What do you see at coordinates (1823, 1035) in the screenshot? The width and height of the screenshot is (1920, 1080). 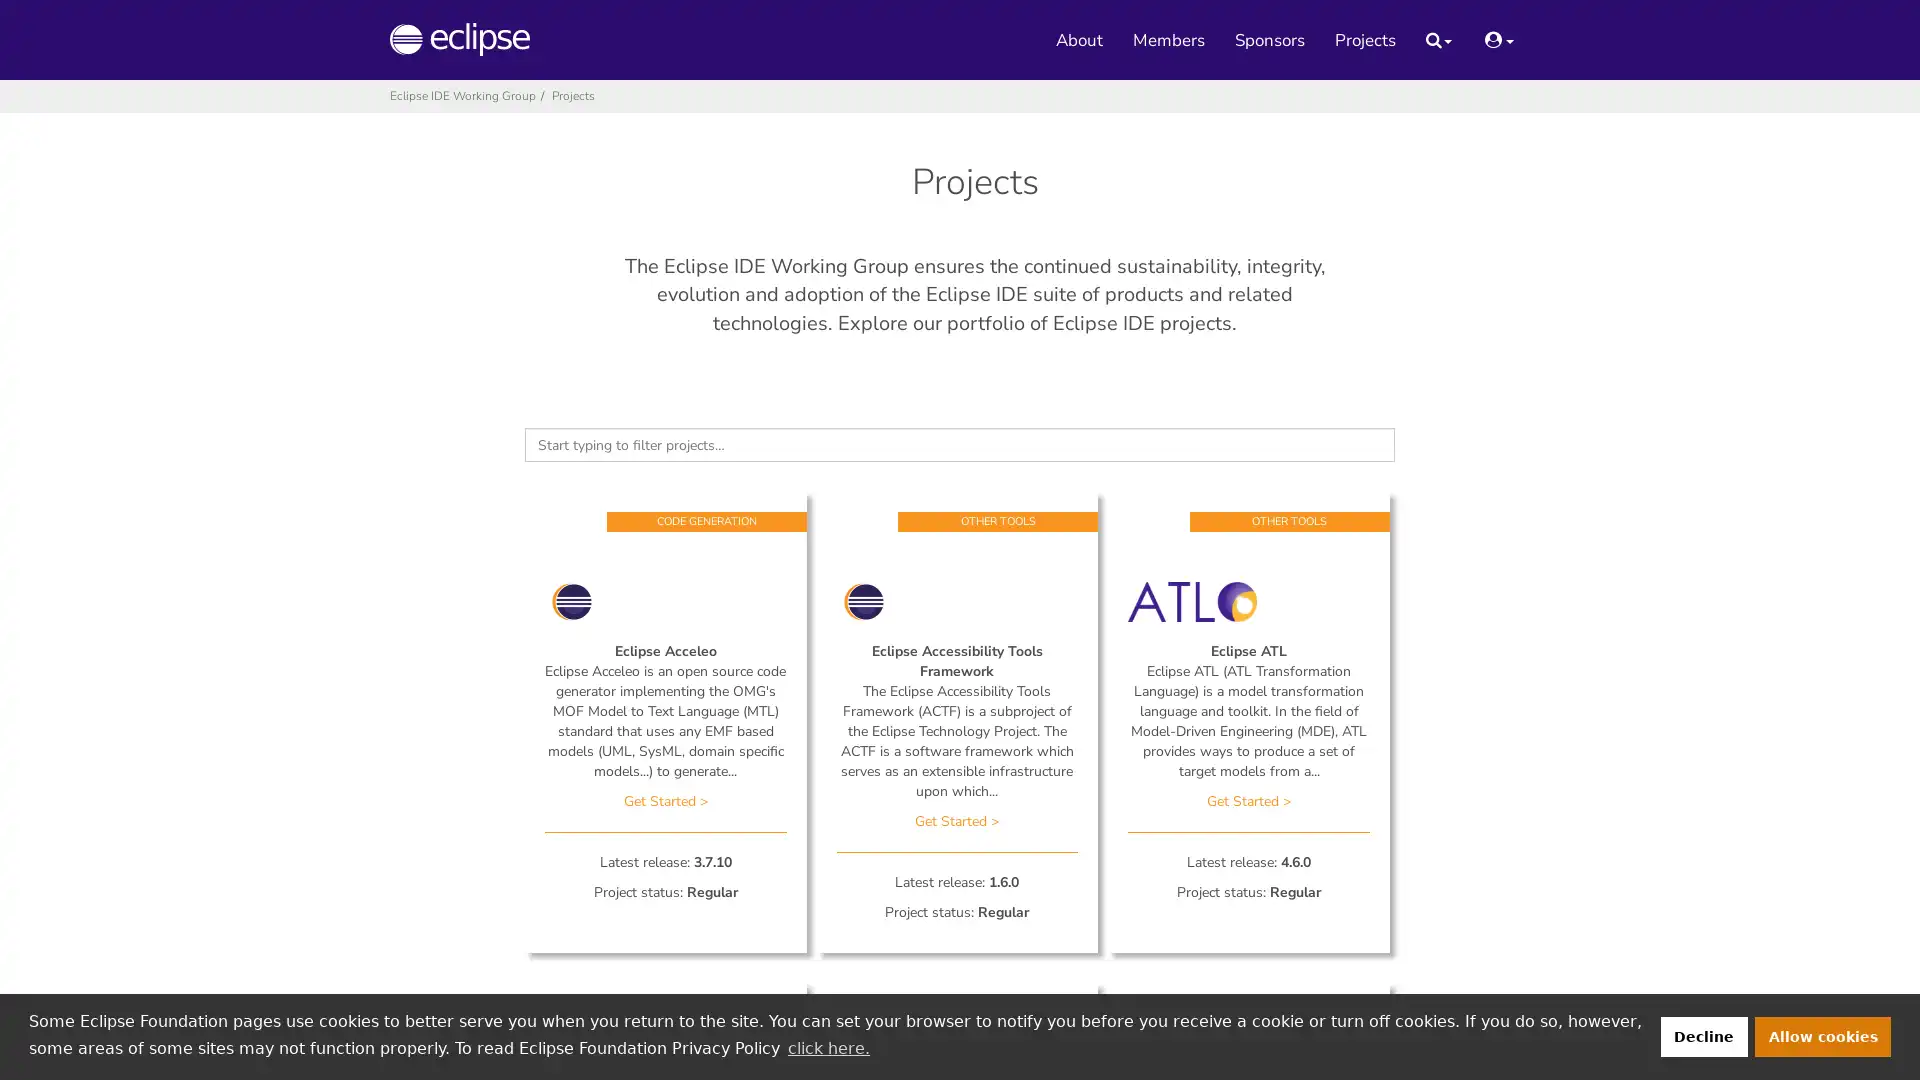 I see `allow cookies` at bounding box center [1823, 1035].